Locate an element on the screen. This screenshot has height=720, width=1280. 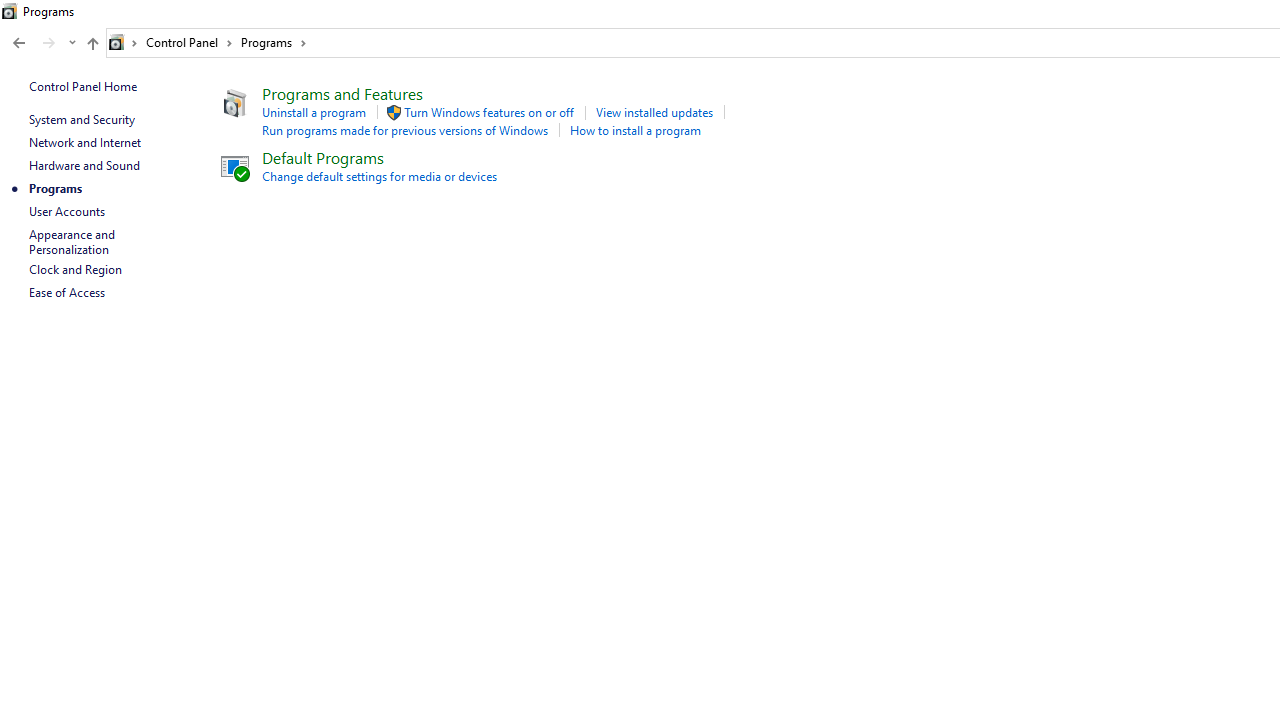
'Control Panel Home' is located at coordinates (82, 85).